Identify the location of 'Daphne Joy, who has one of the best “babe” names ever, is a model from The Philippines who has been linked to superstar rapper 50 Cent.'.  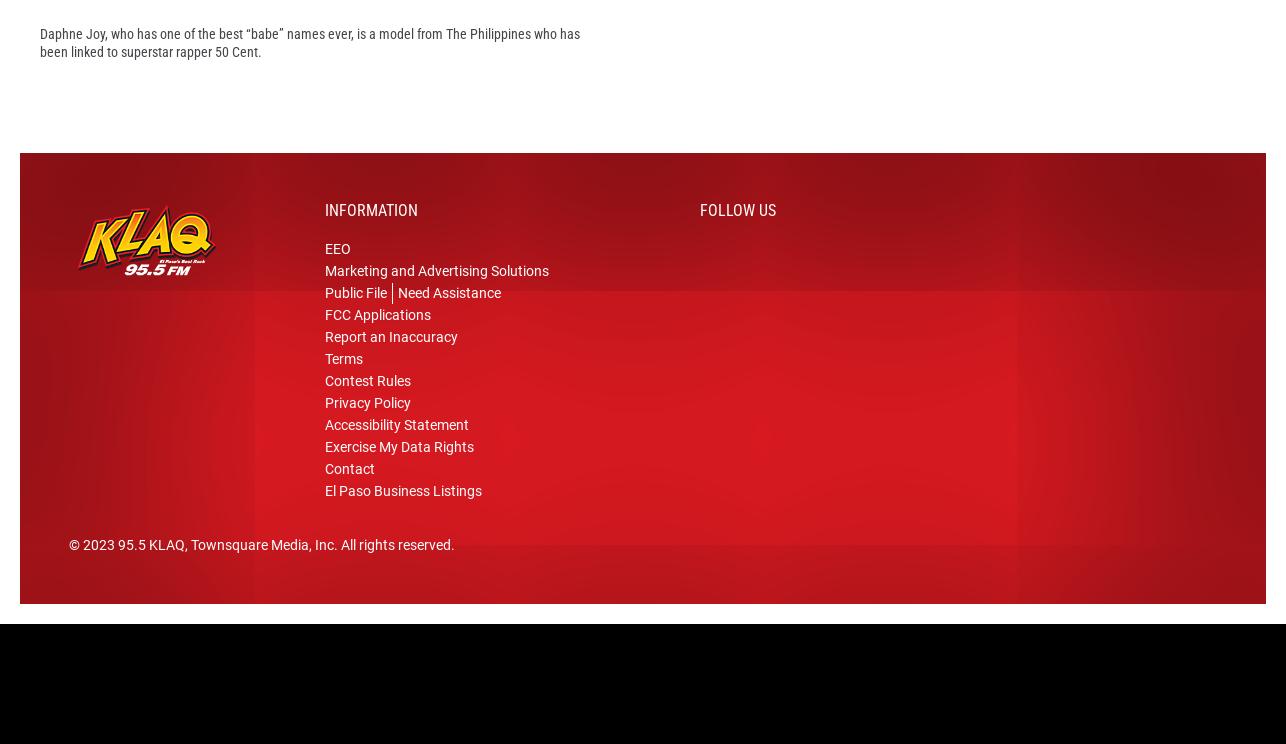
(310, 74).